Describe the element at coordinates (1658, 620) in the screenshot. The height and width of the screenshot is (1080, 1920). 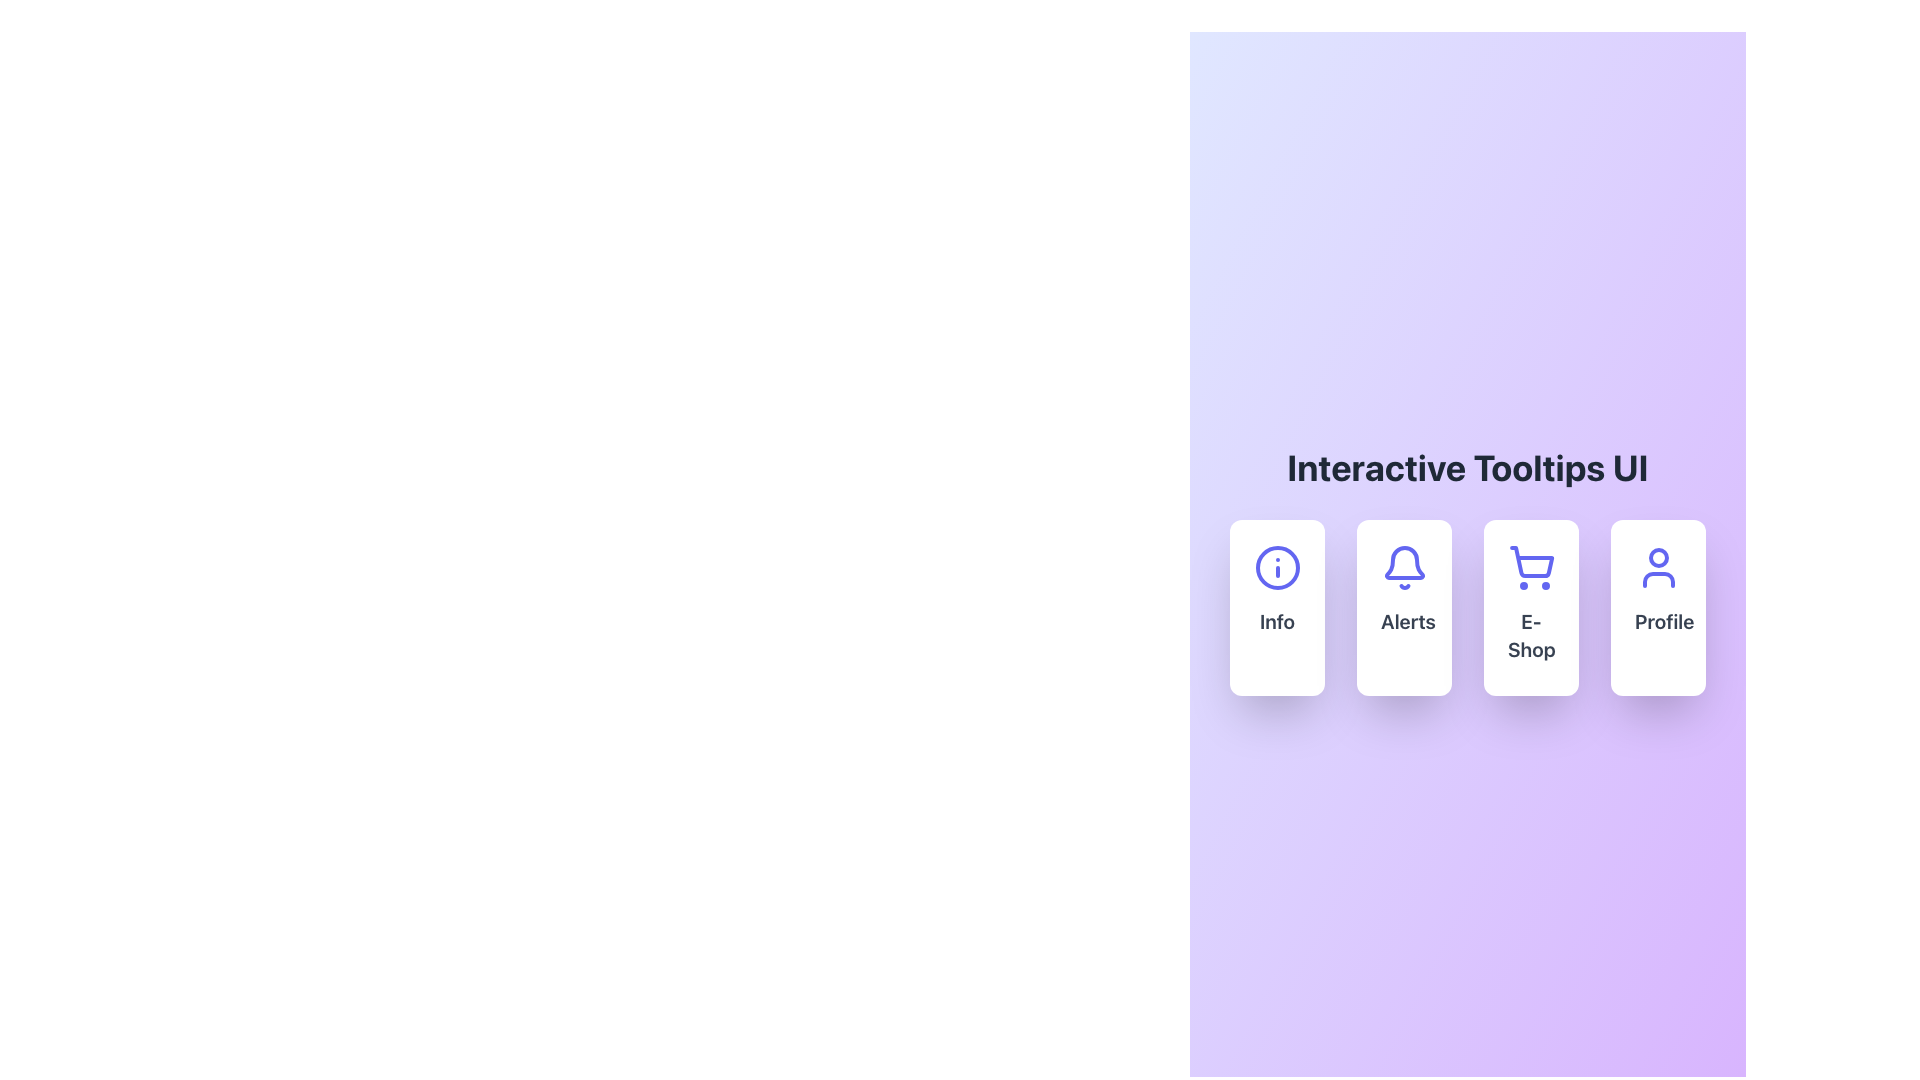
I see `the text label displaying 'Profile', which is styled with larger bold font in dark gray and located below a user icon within a card component` at that location.